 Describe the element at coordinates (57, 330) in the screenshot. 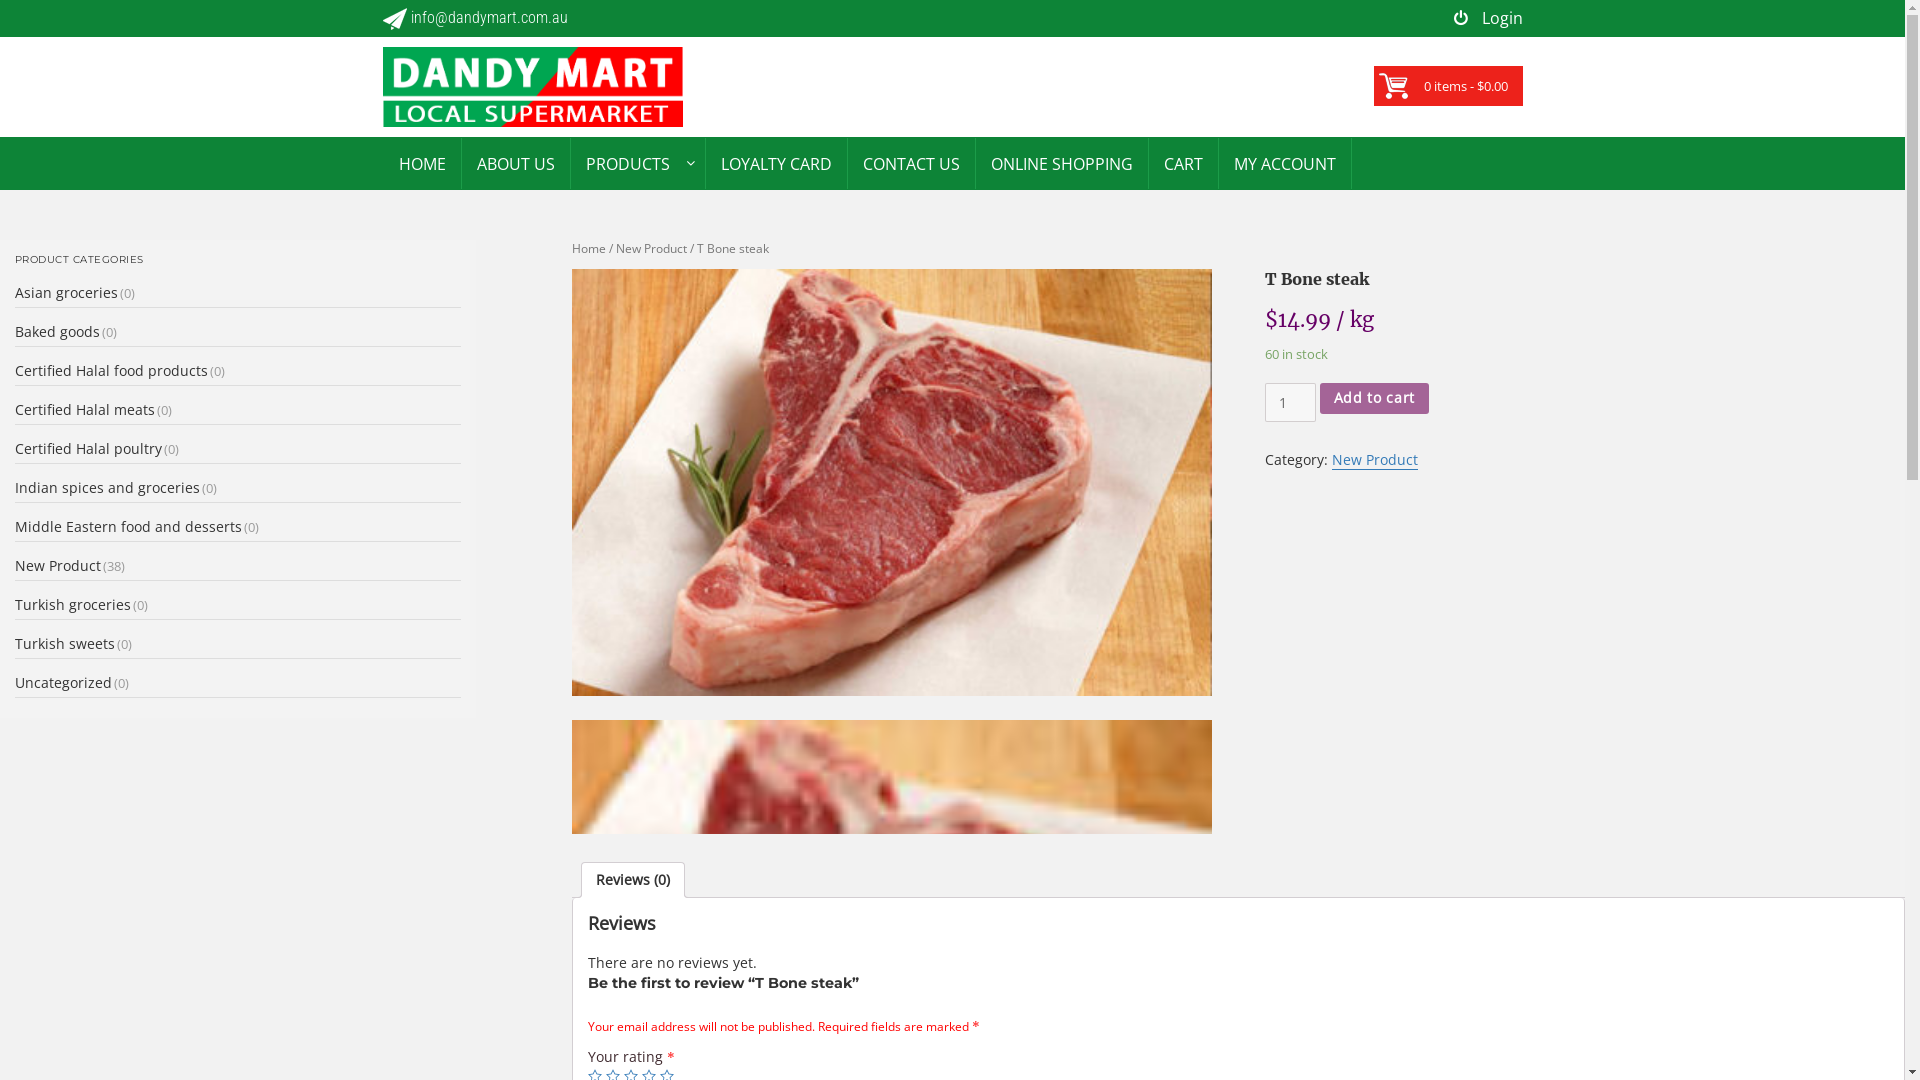

I see `'Baked goods'` at that location.